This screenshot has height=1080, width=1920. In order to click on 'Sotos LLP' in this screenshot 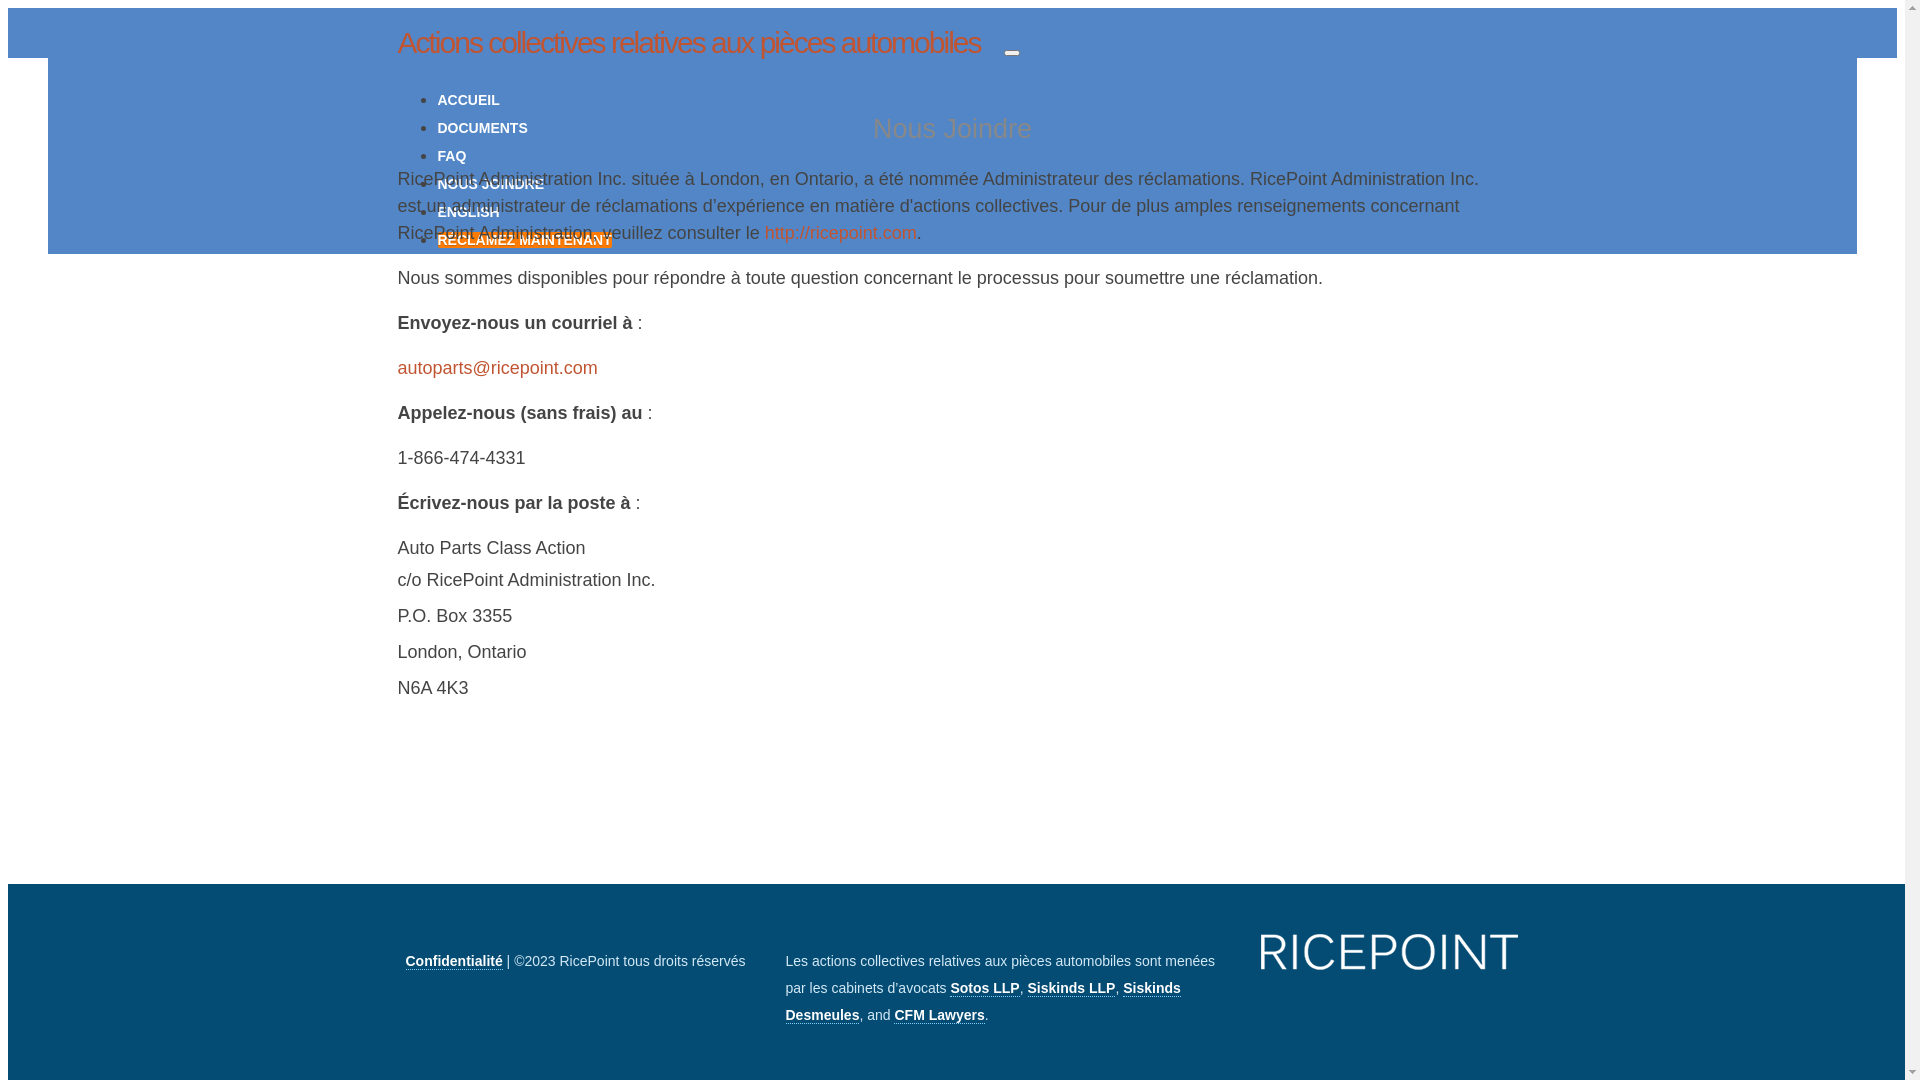, I will do `click(984, 987)`.